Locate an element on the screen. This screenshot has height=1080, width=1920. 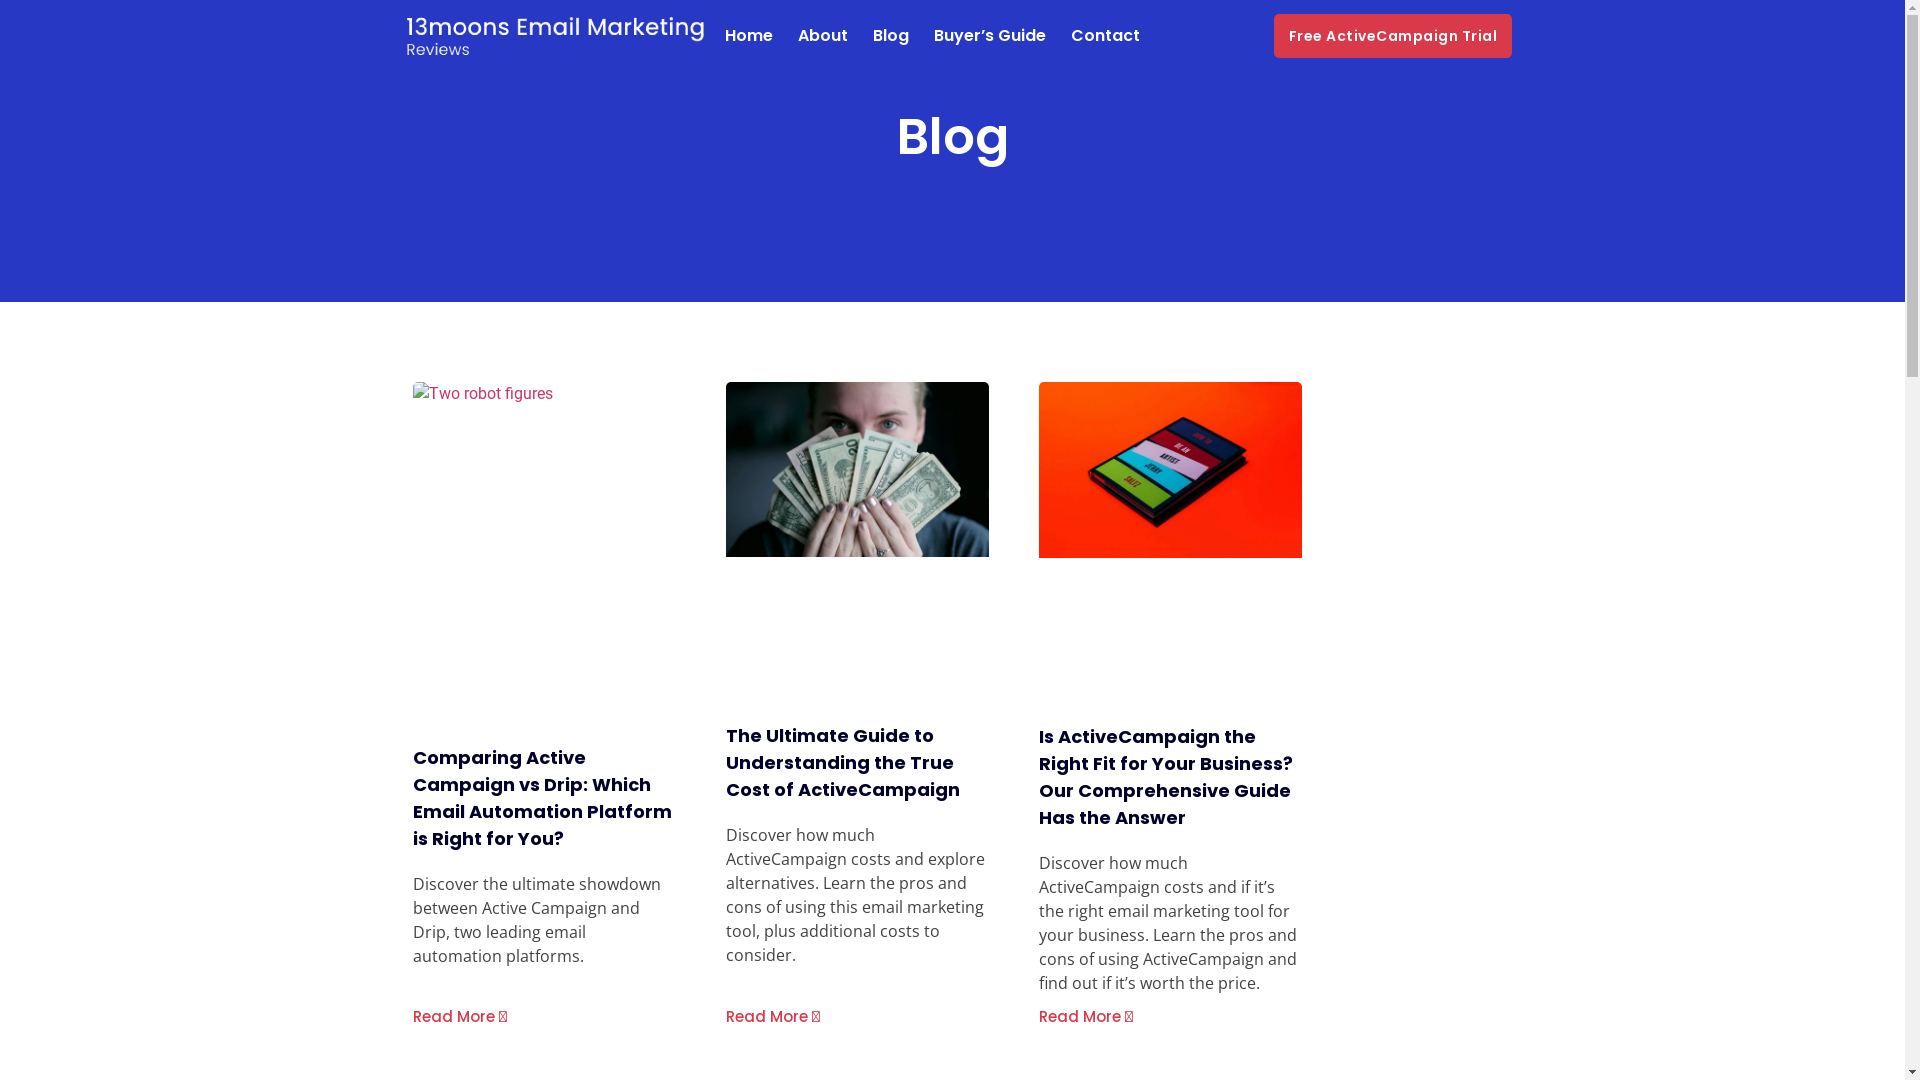
'Blog' is located at coordinates (872, 35).